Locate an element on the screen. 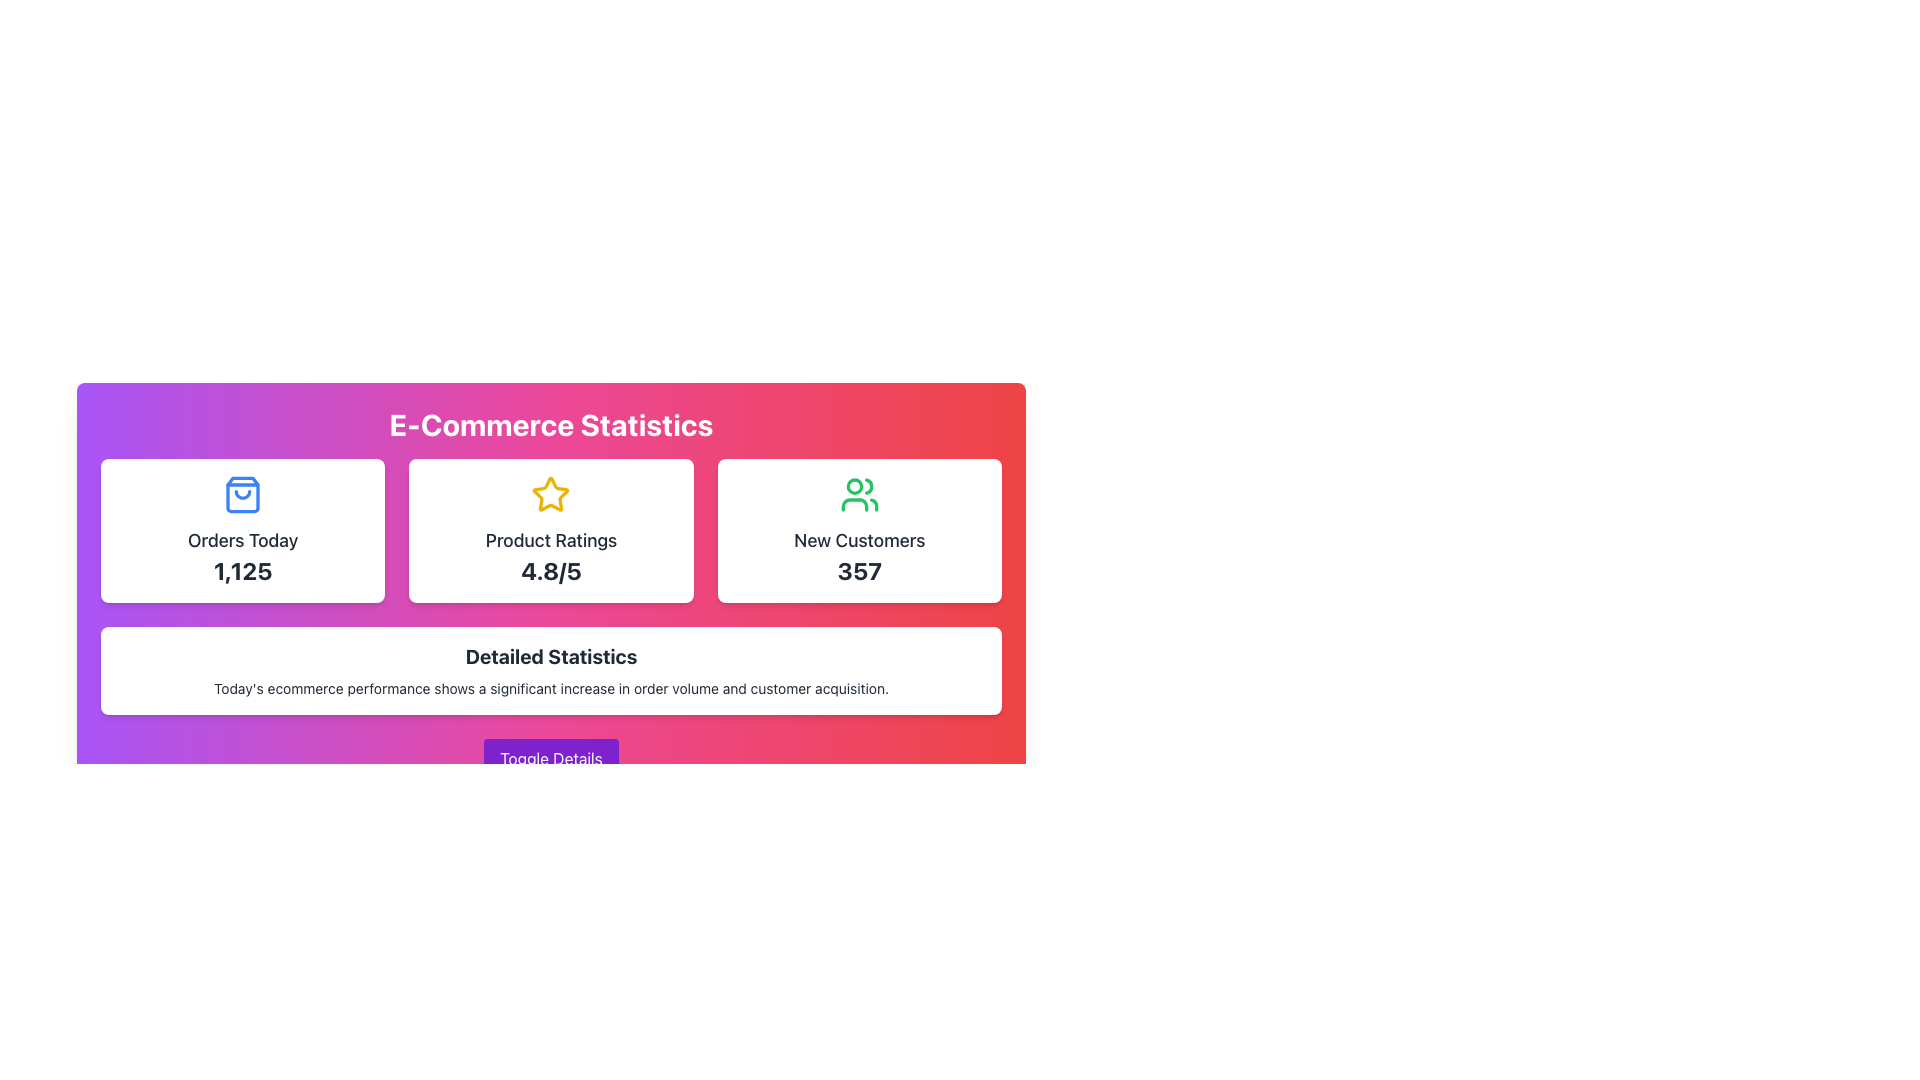  the star icon representing product ratings located in the 'Product Ratings' panel under 'E-Commerce Statistics', positioned between the 'Orders Today' and 'New Customers' panels is located at coordinates (551, 494).